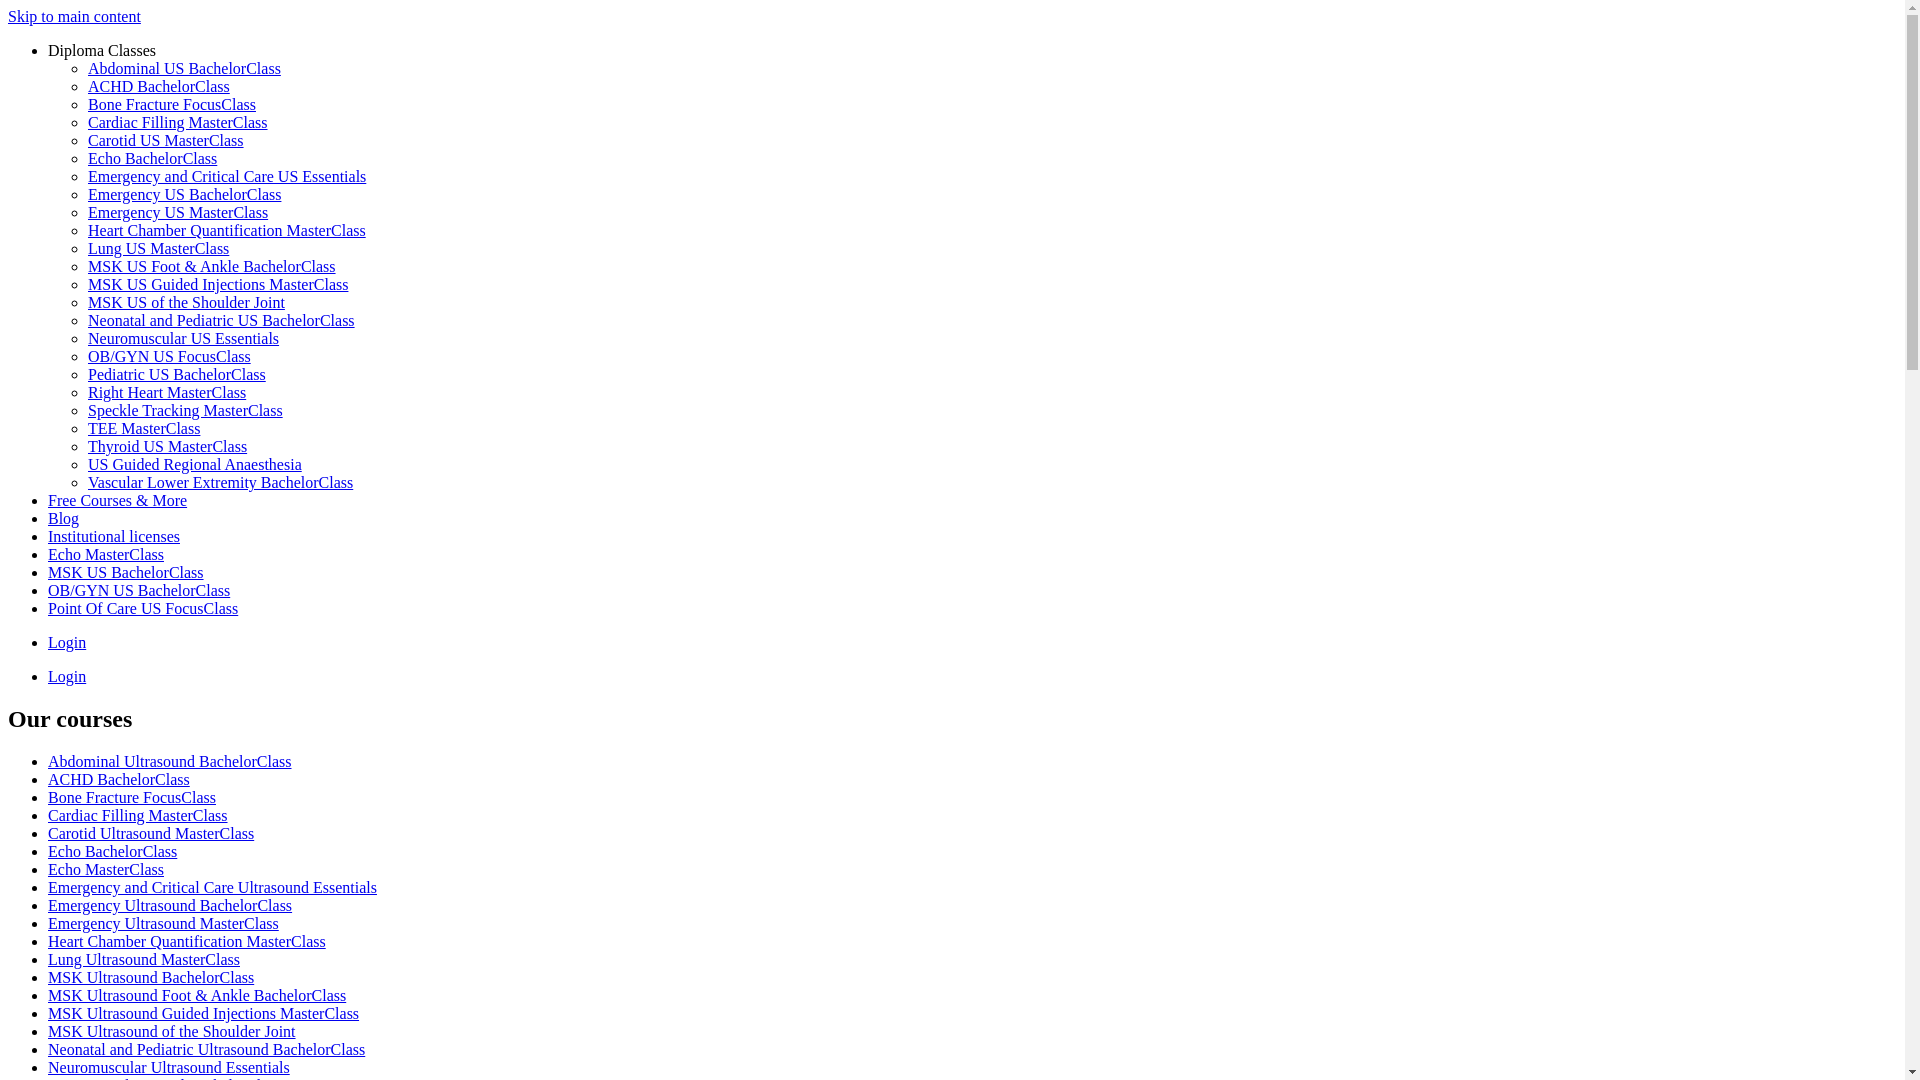 The width and height of the screenshot is (1920, 1080). What do you see at coordinates (166, 139) in the screenshot?
I see `'Carotid US MasterClass'` at bounding box center [166, 139].